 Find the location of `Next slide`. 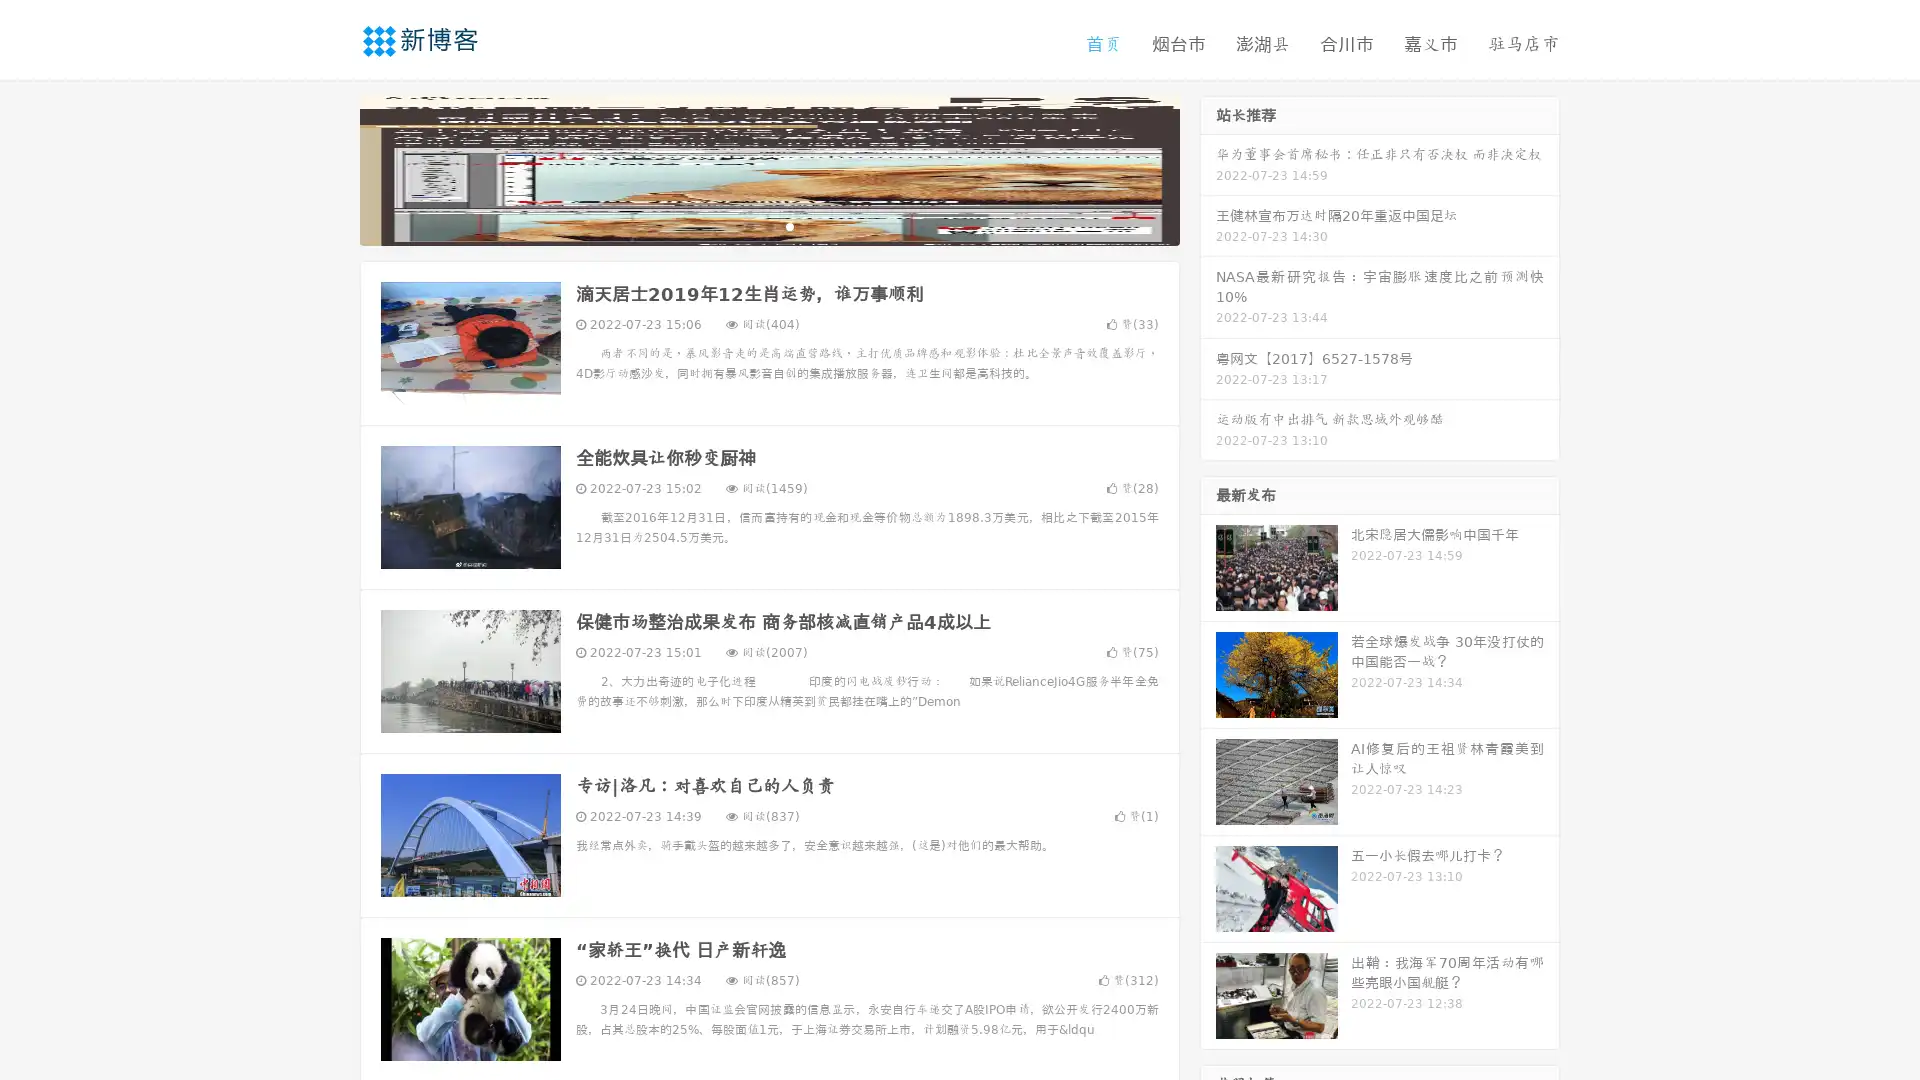

Next slide is located at coordinates (1208, 168).